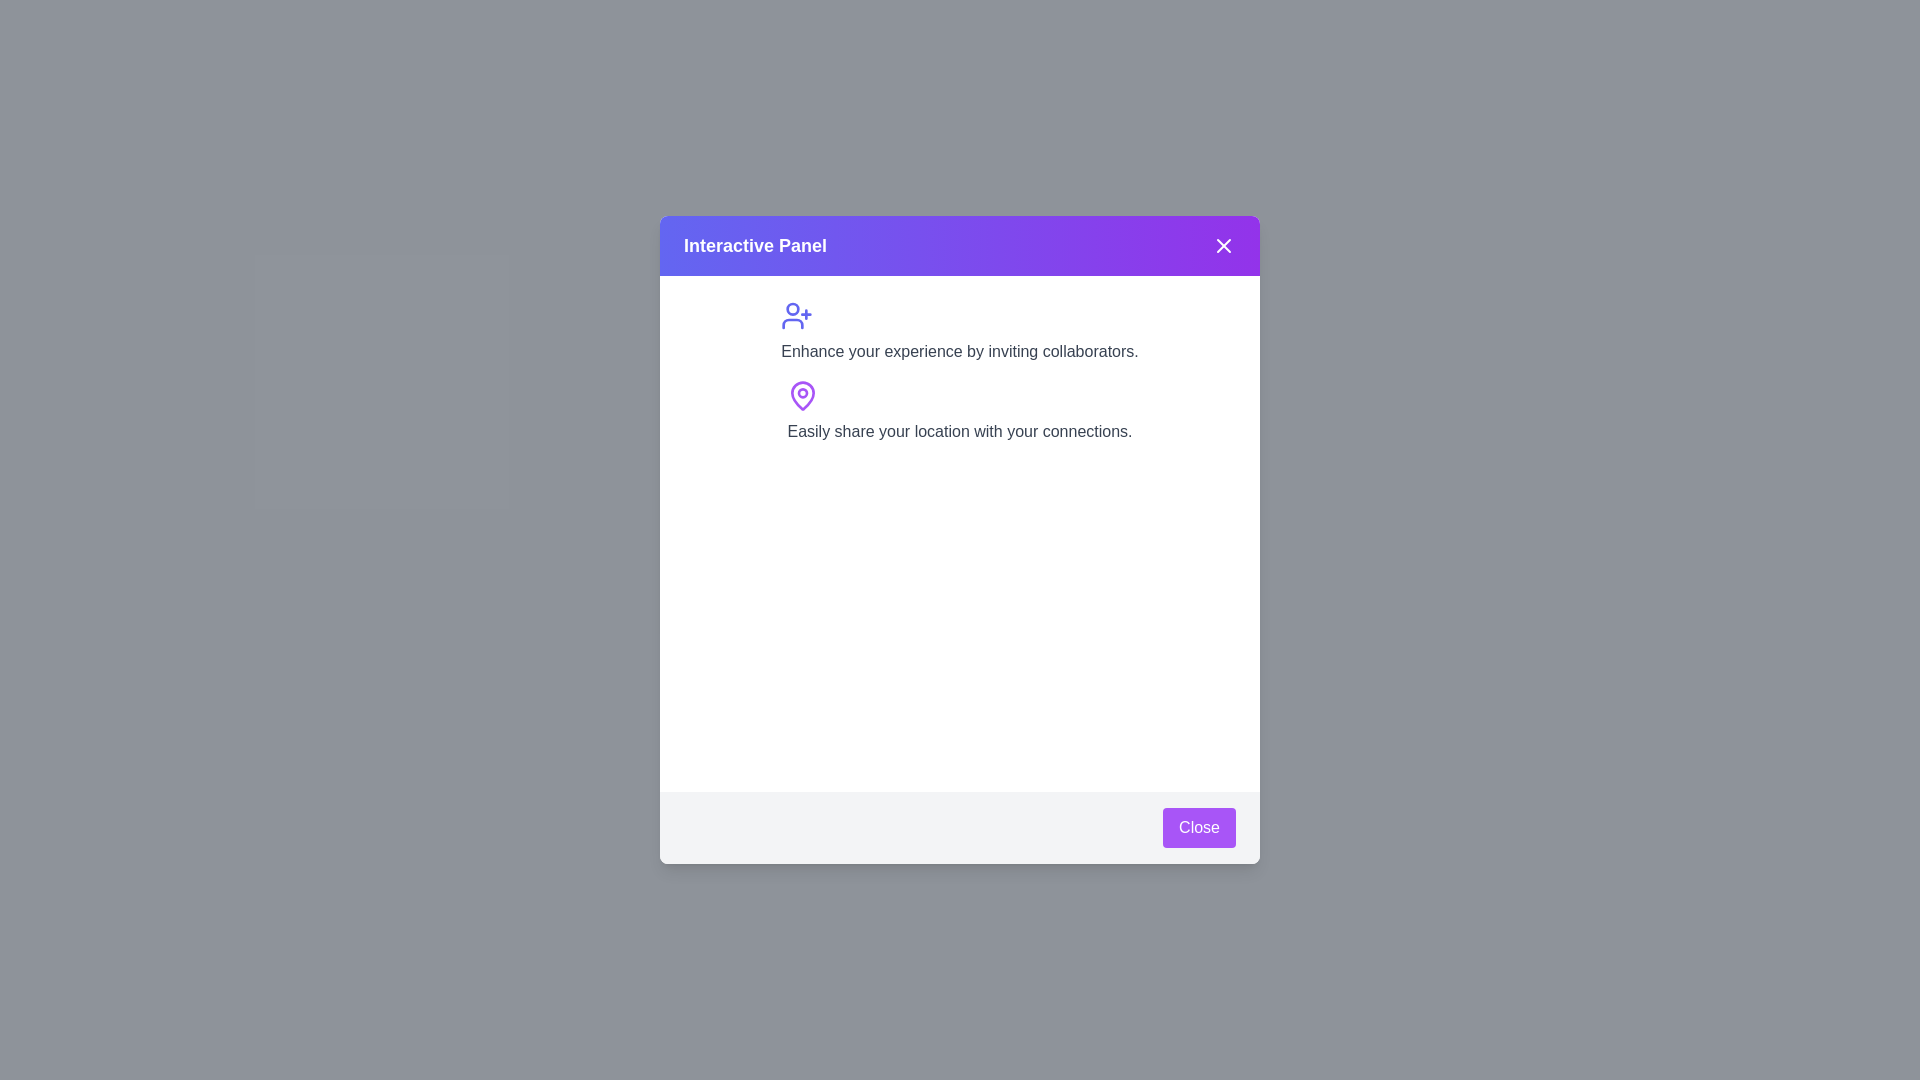  I want to click on the bottom part of the map pin icon, which is part of an SVG graphic, to trigger nearby elements, so click(803, 396).